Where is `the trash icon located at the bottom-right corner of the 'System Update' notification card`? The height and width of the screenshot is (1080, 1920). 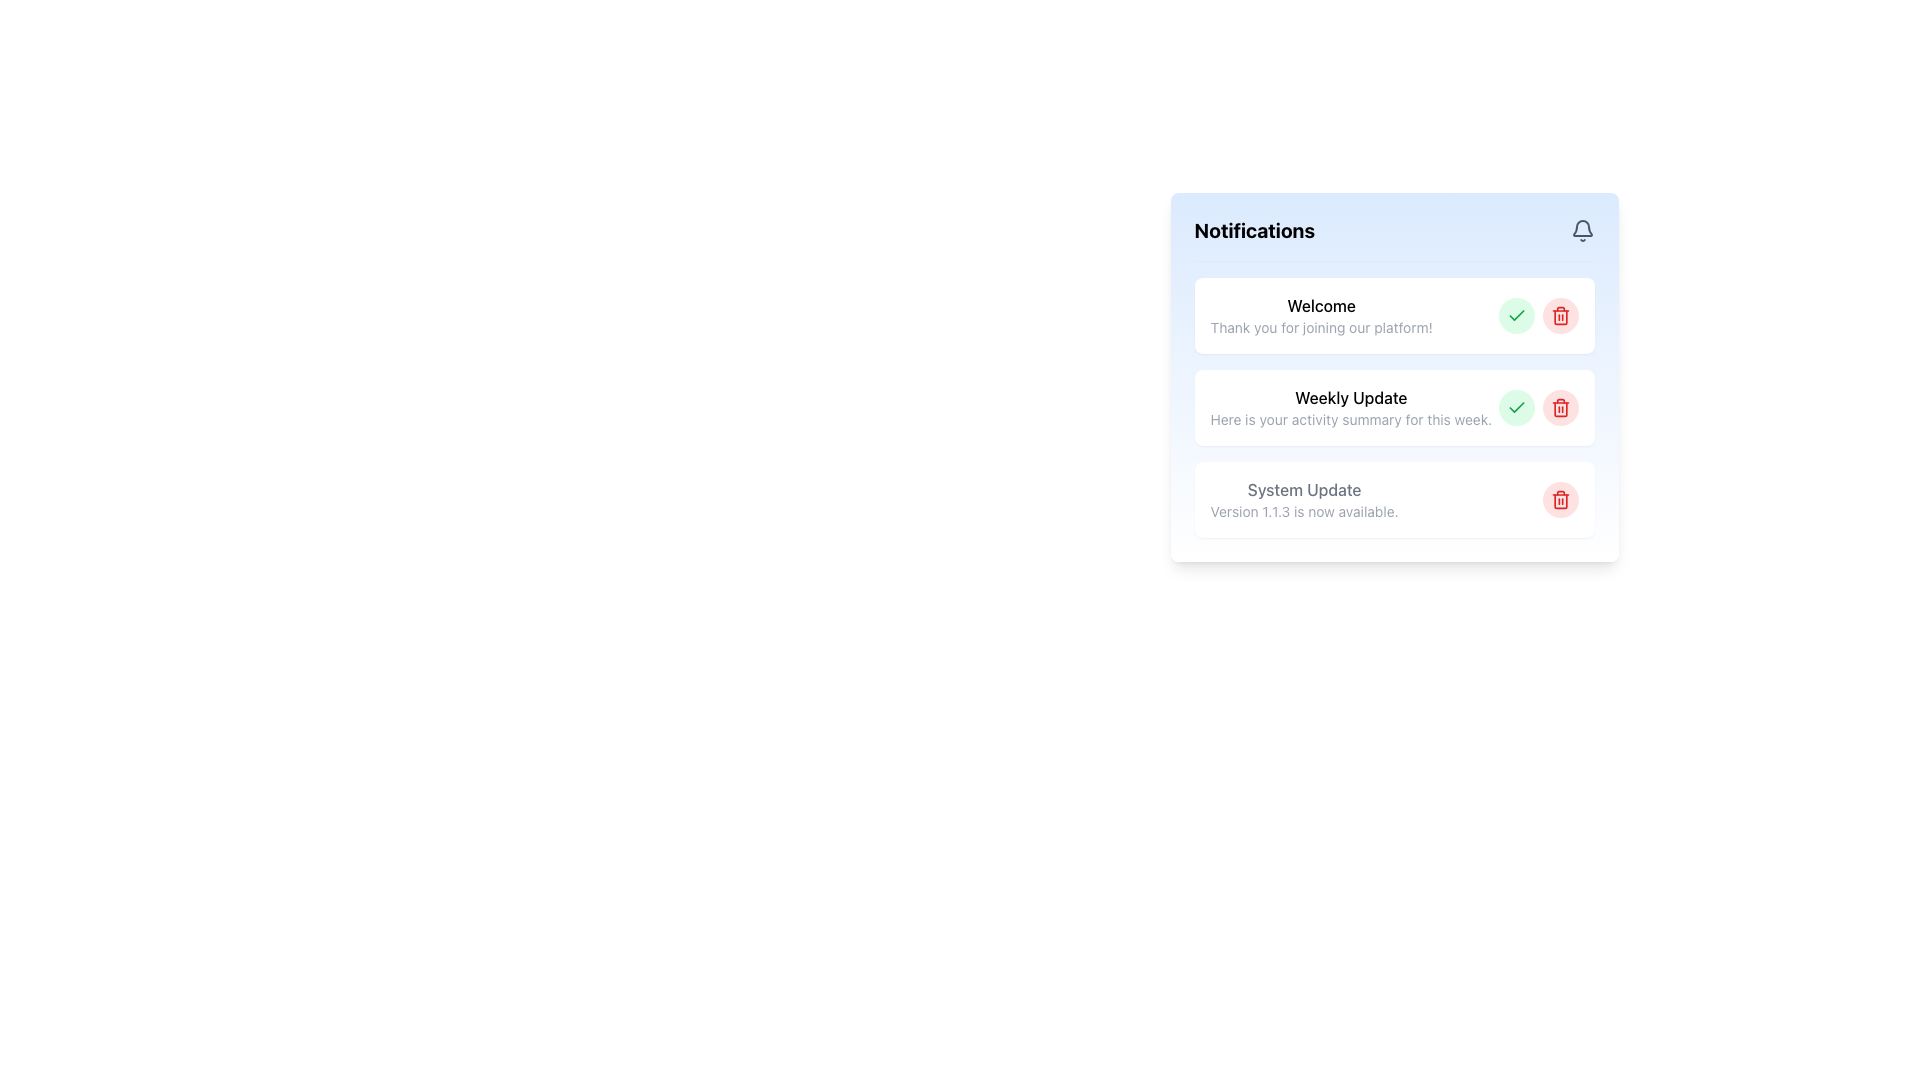
the trash icon located at the bottom-right corner of the 'System Update' notification card is located at coordinates (1559, 499).